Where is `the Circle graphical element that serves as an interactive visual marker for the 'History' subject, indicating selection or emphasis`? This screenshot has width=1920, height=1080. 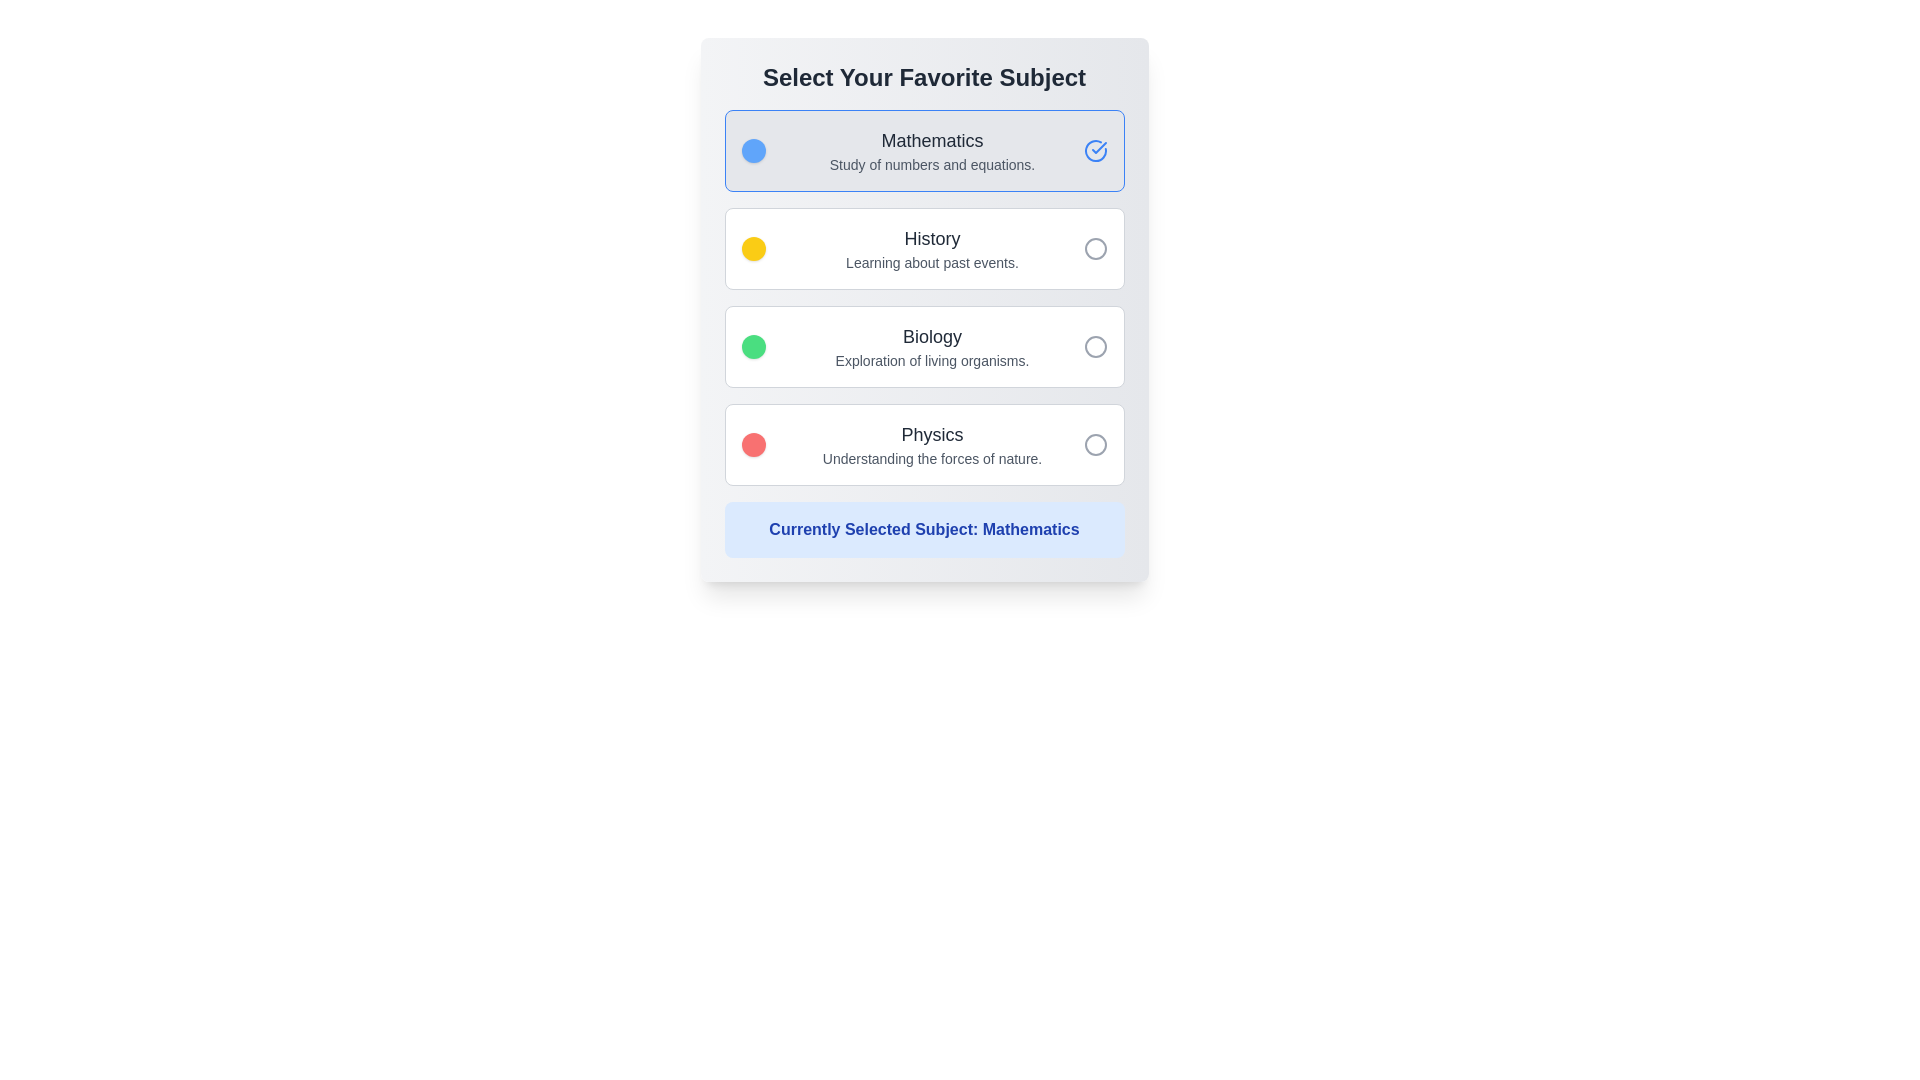
the Circle graphical element that serves as an interactive visual marker for the 'History' subject, indicating selection or emphasis is located at coordinates (1094, 248).